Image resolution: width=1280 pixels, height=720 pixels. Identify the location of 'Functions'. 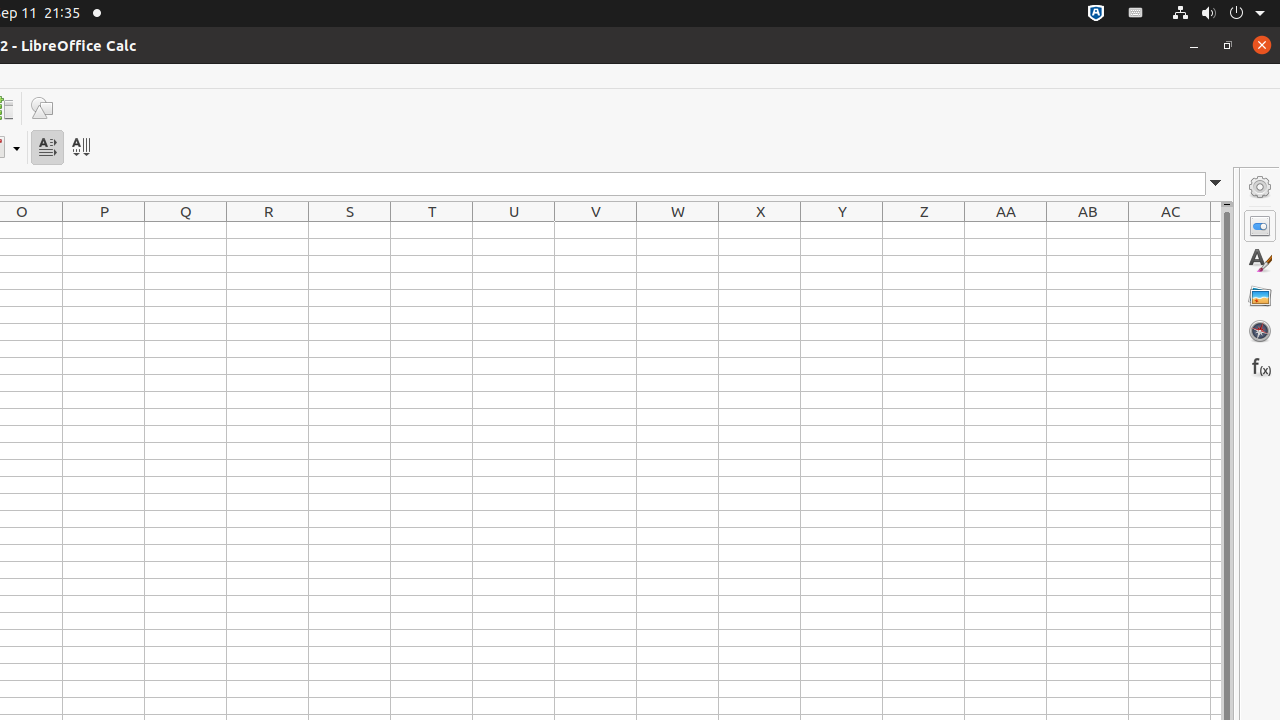
(1259, 365).